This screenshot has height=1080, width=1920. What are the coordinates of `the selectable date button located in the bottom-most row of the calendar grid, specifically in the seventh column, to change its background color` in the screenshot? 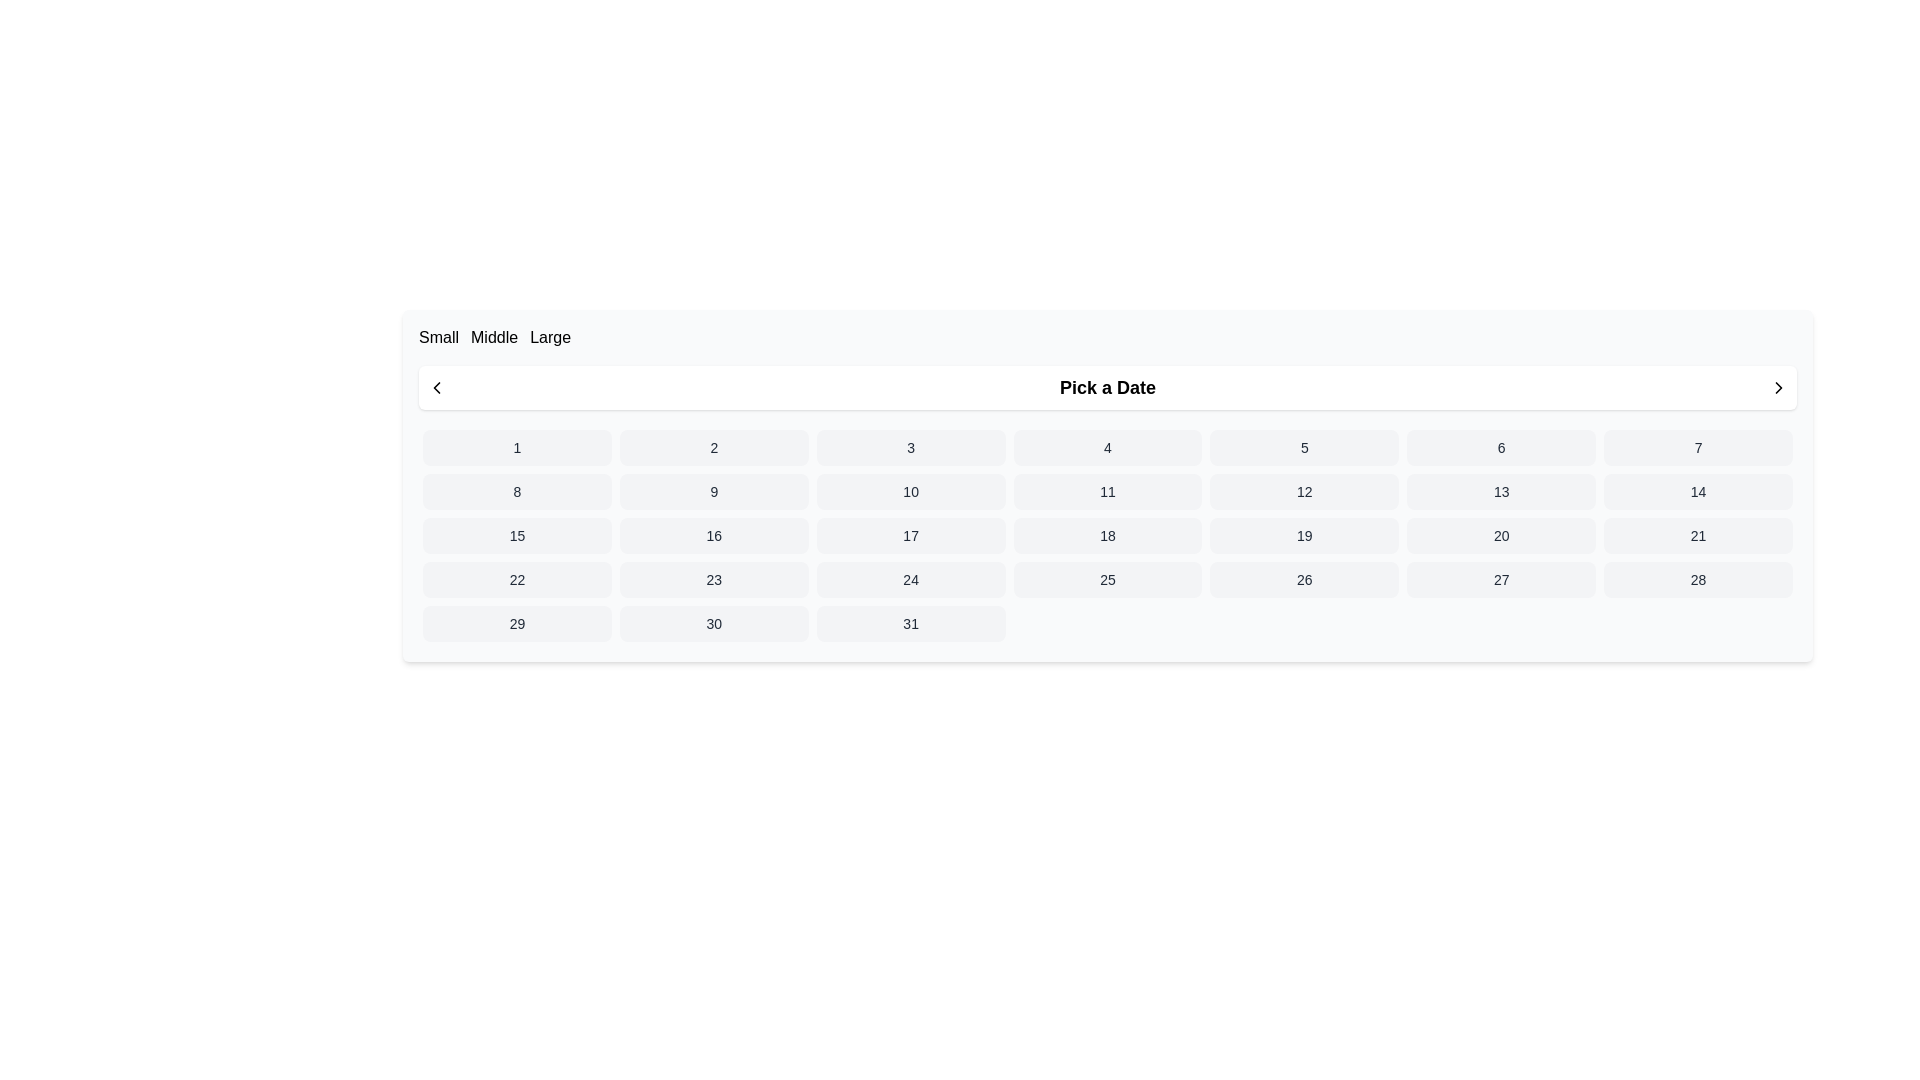 It's located at (910, 623).